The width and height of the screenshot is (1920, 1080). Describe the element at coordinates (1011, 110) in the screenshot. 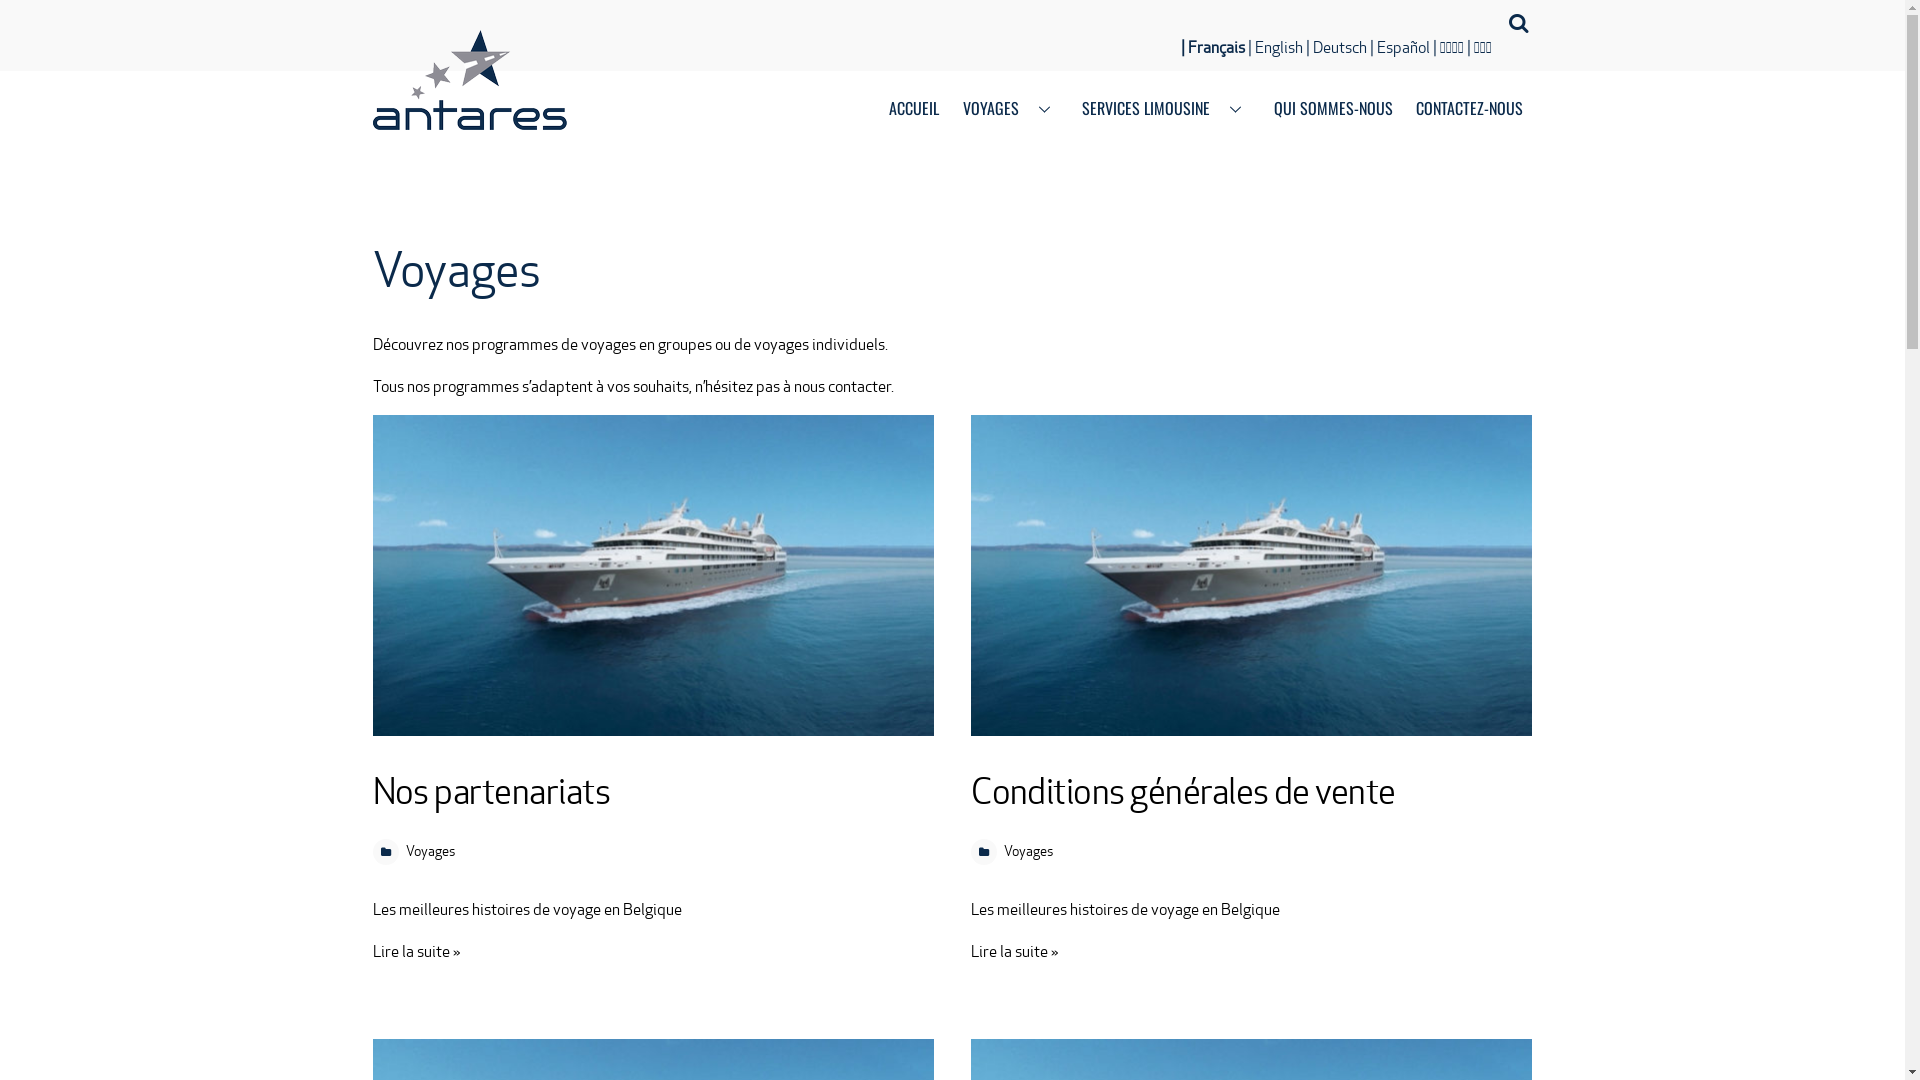

I see `'VOYAGES'` at that location.